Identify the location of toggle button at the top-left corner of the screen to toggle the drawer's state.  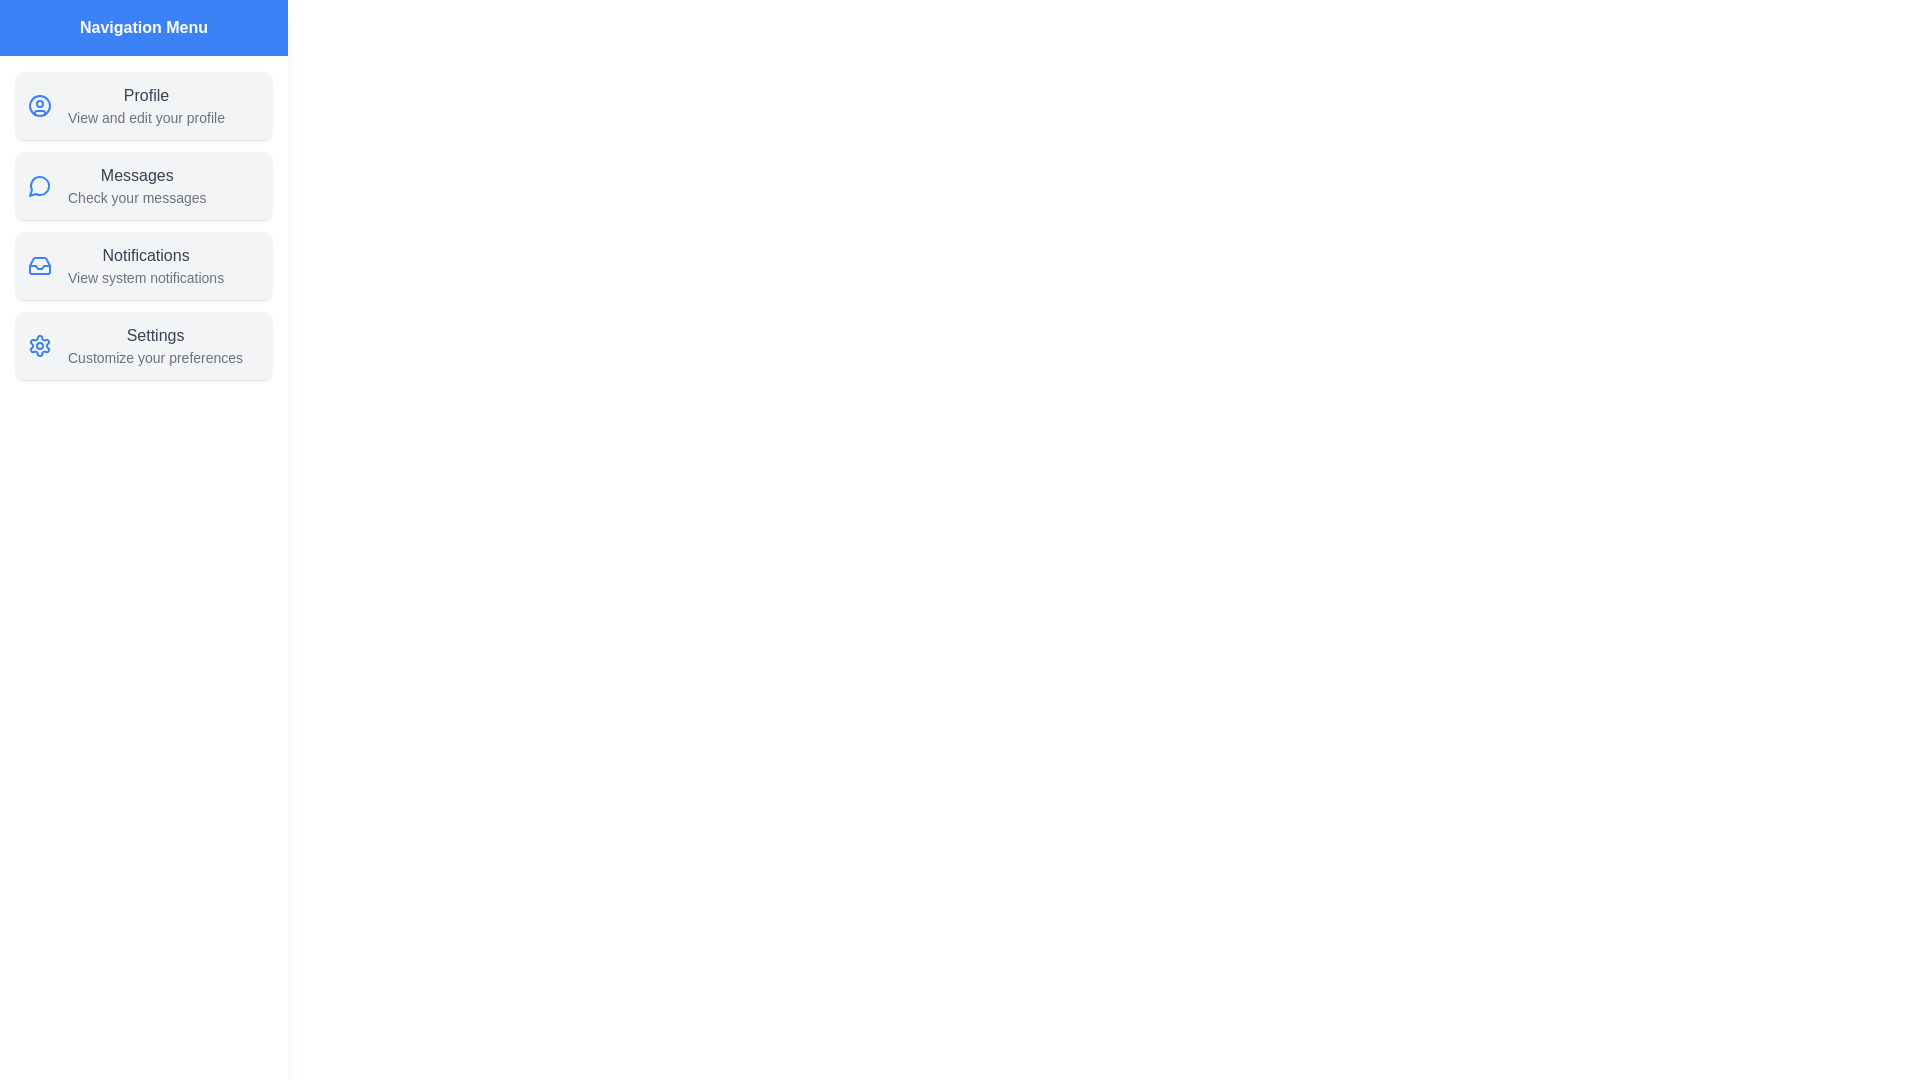
(39, 39).